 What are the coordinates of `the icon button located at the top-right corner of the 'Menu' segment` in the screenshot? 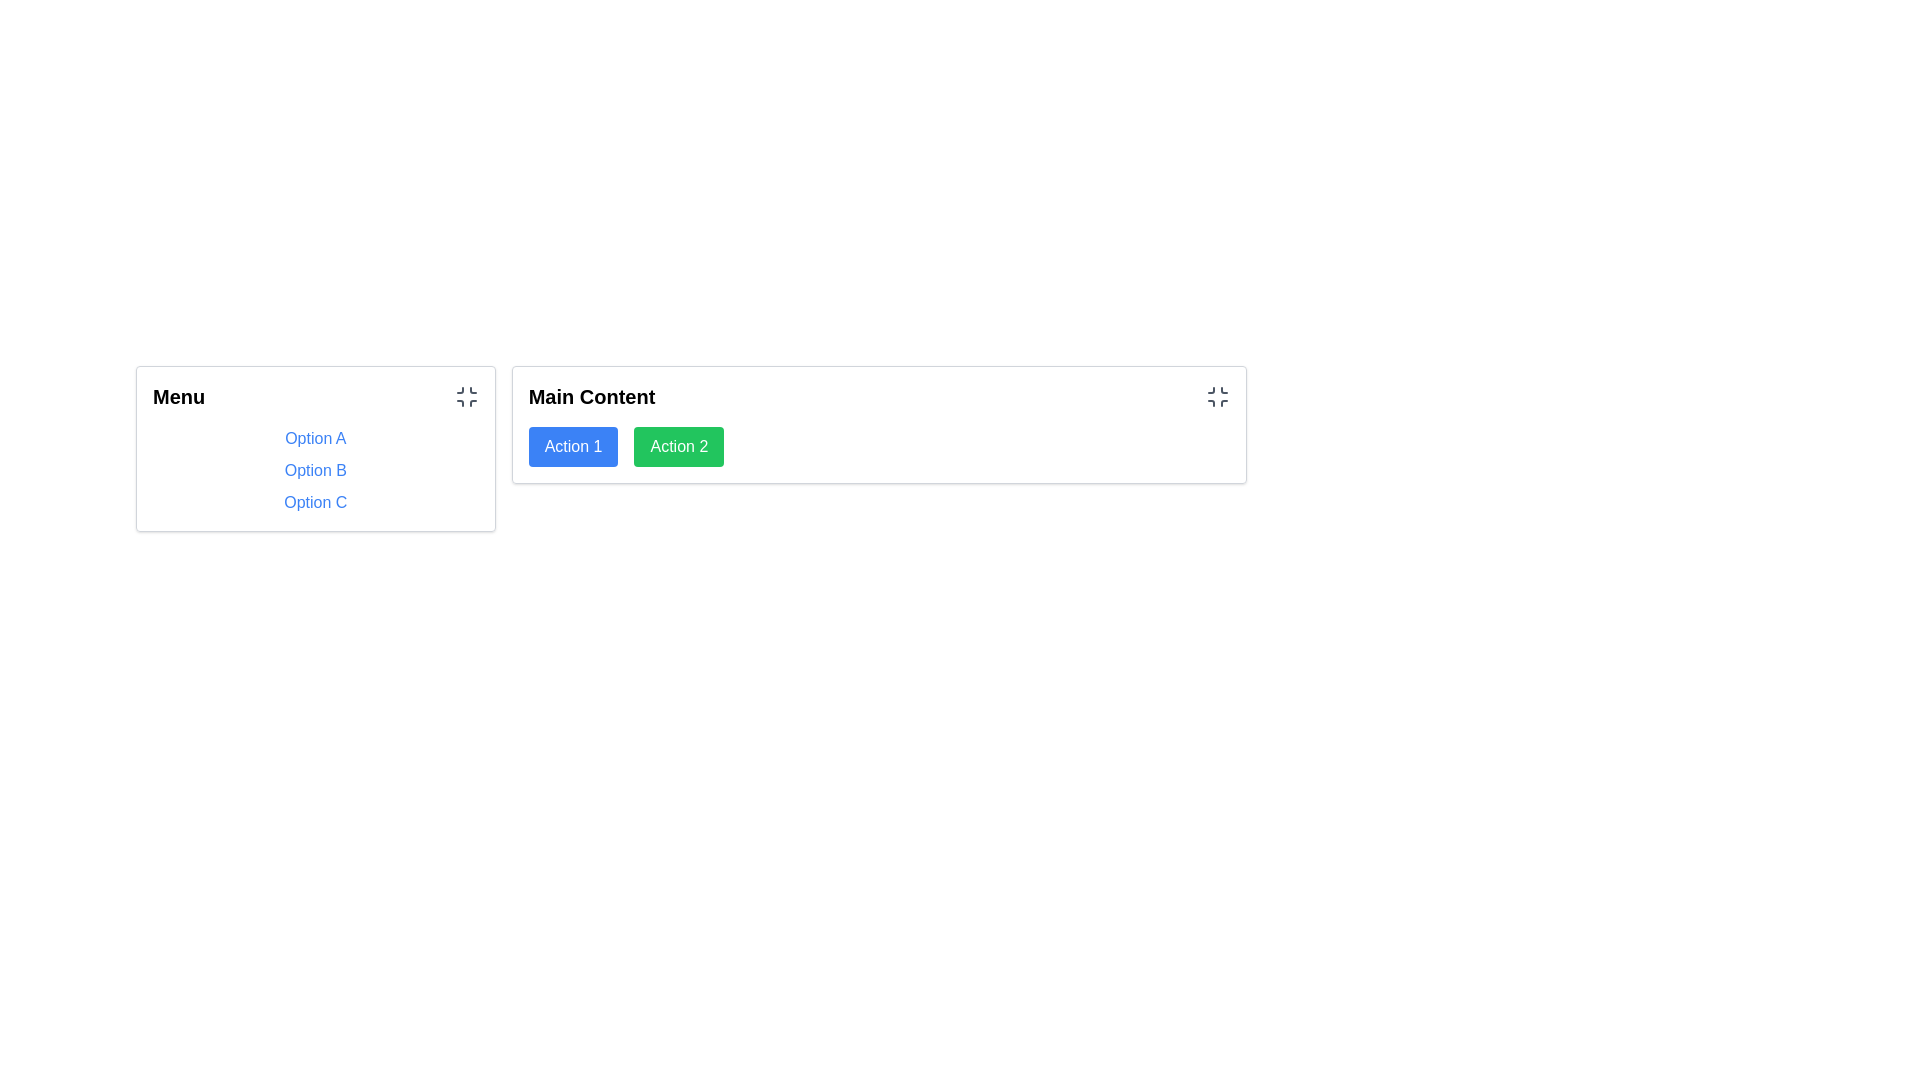 It's located at (465, 397).